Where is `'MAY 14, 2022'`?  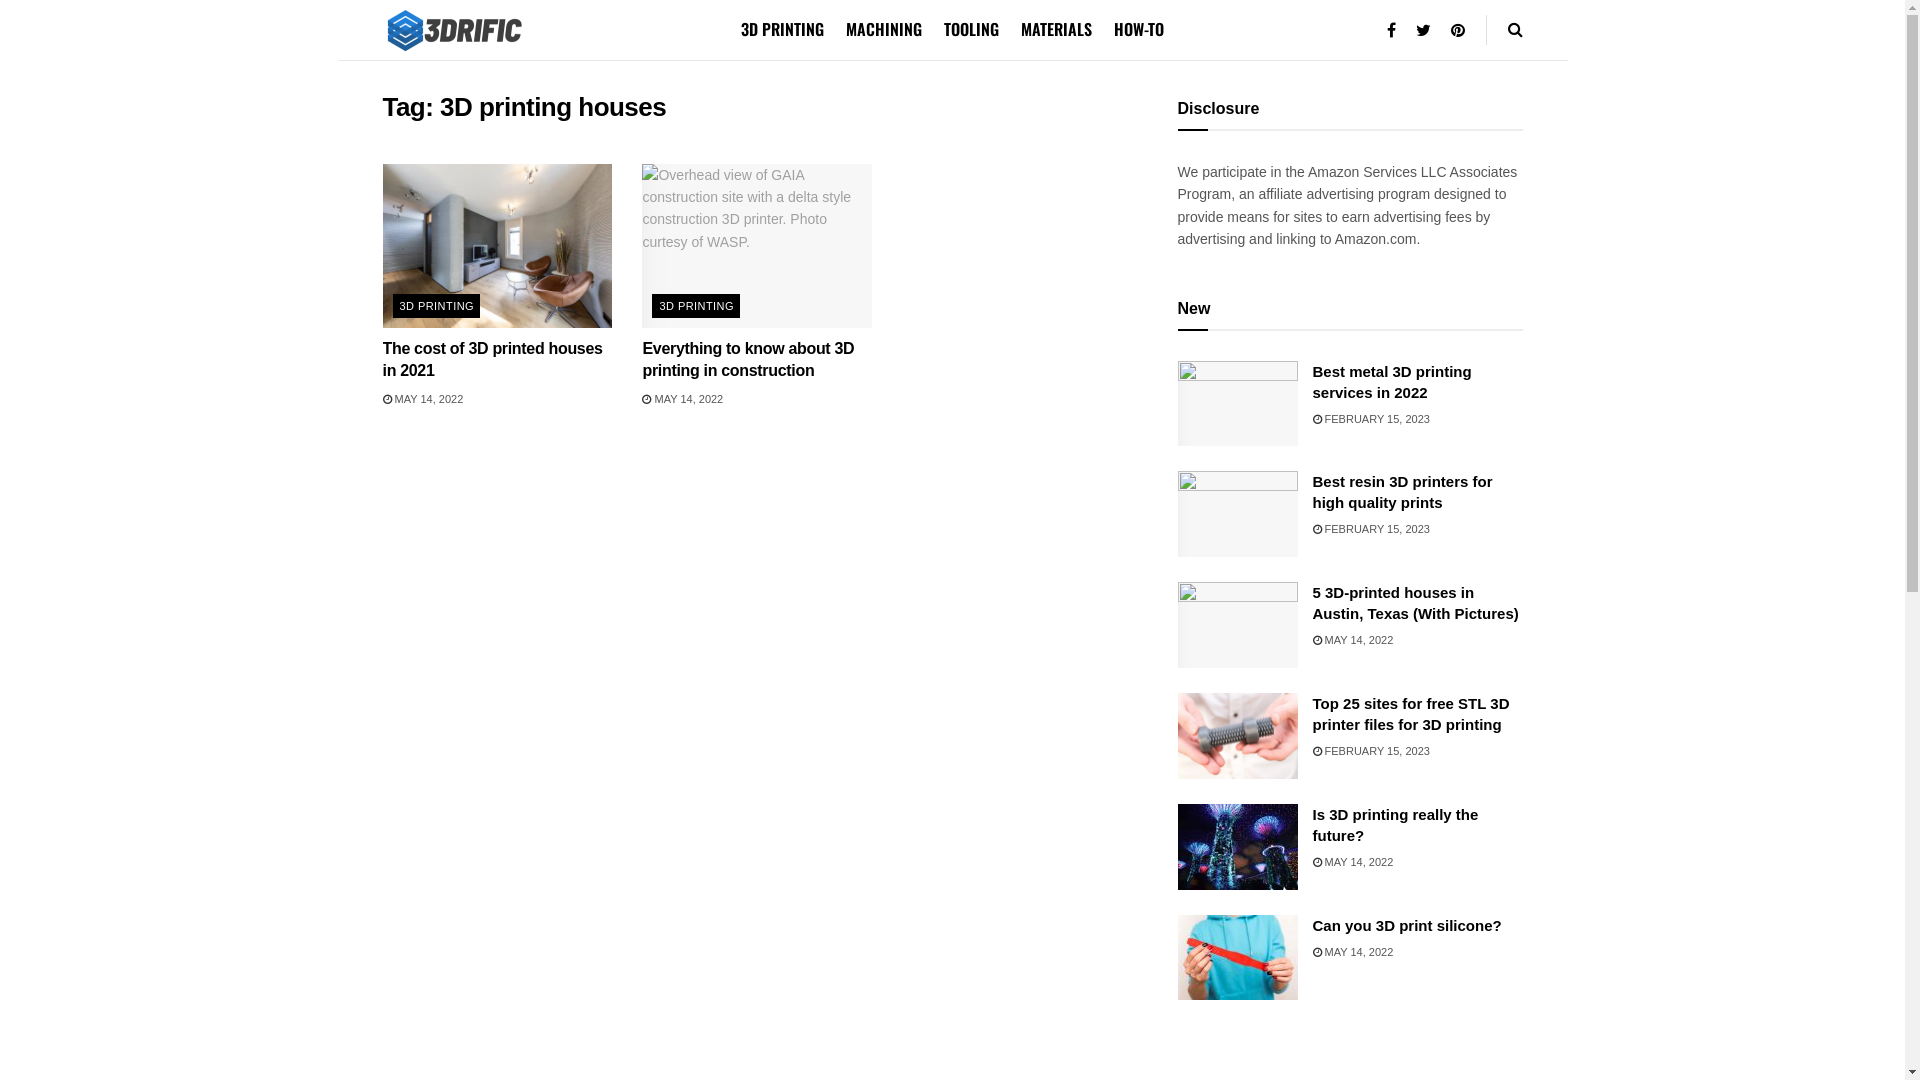
'MAY 14, 2022' is located at coordinates (1352, 640).